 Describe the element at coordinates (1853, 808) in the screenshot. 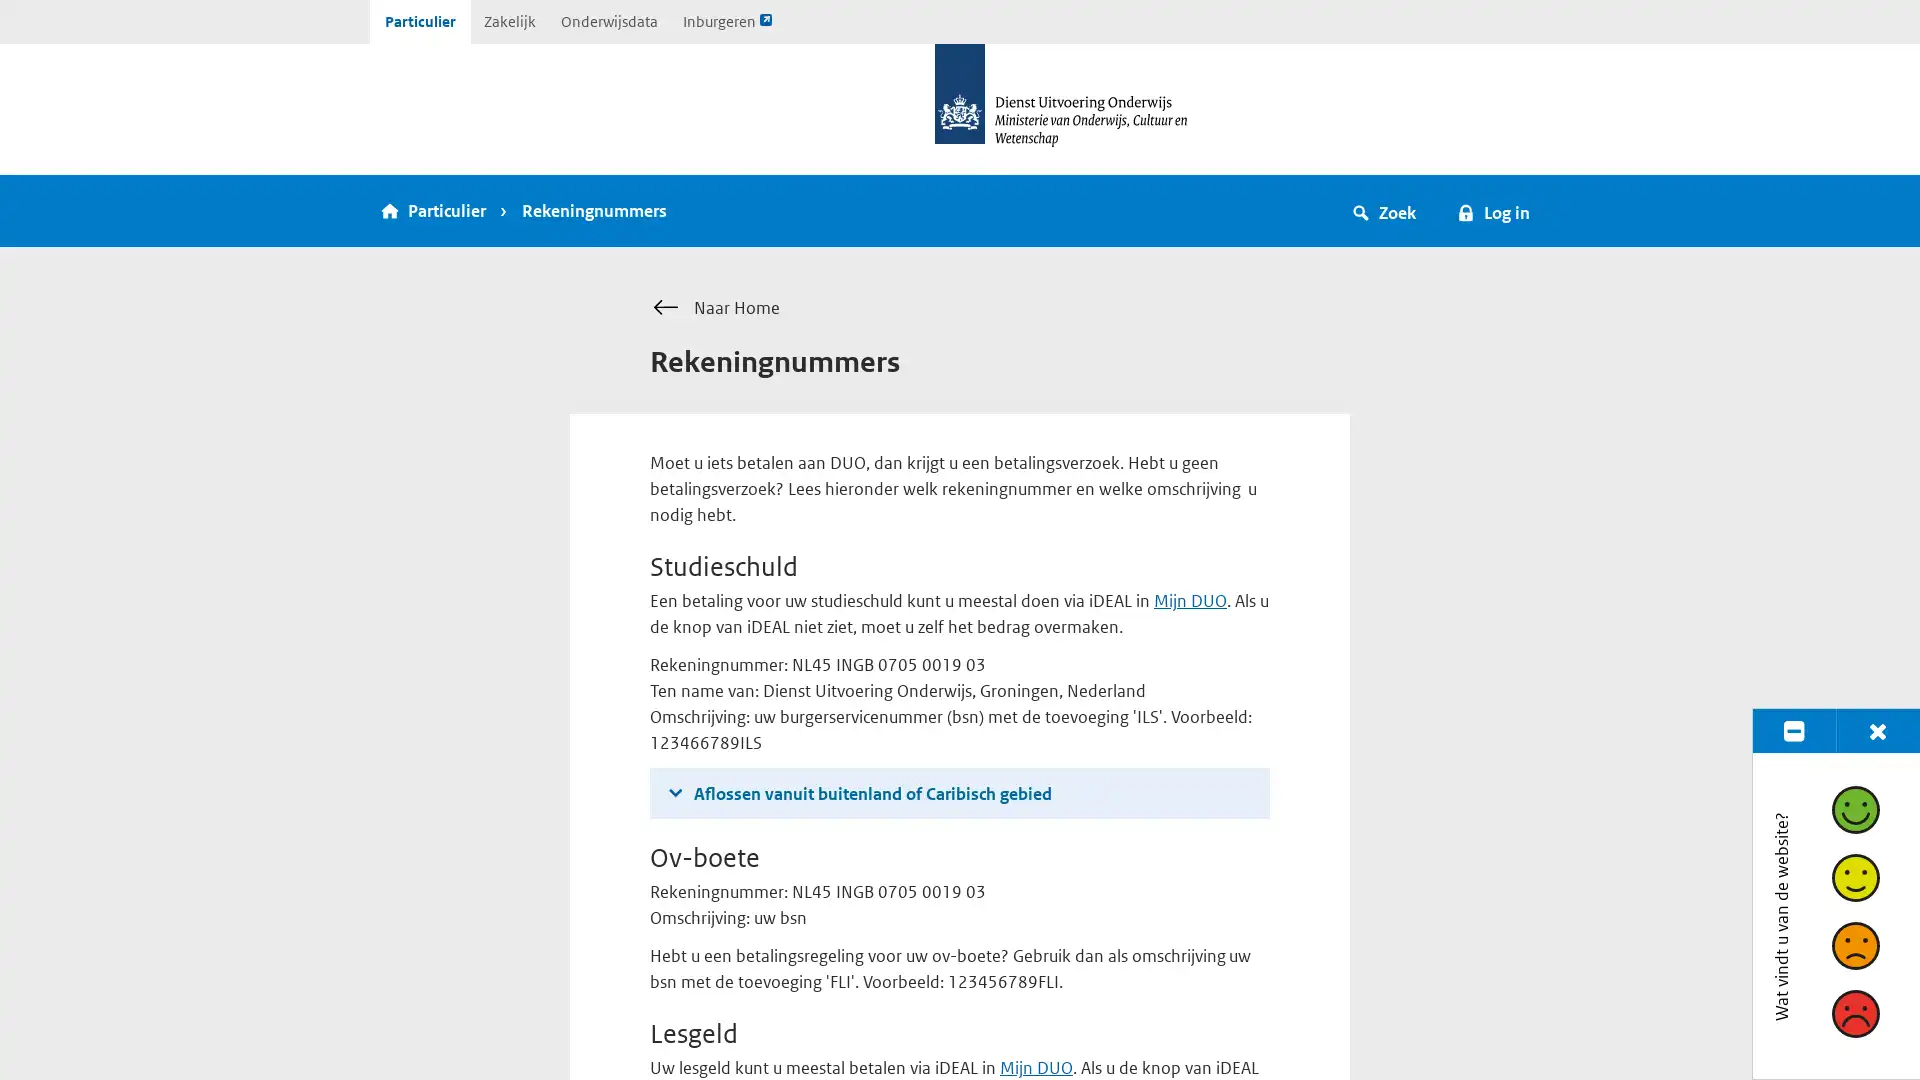

I see `Goed` at that location.